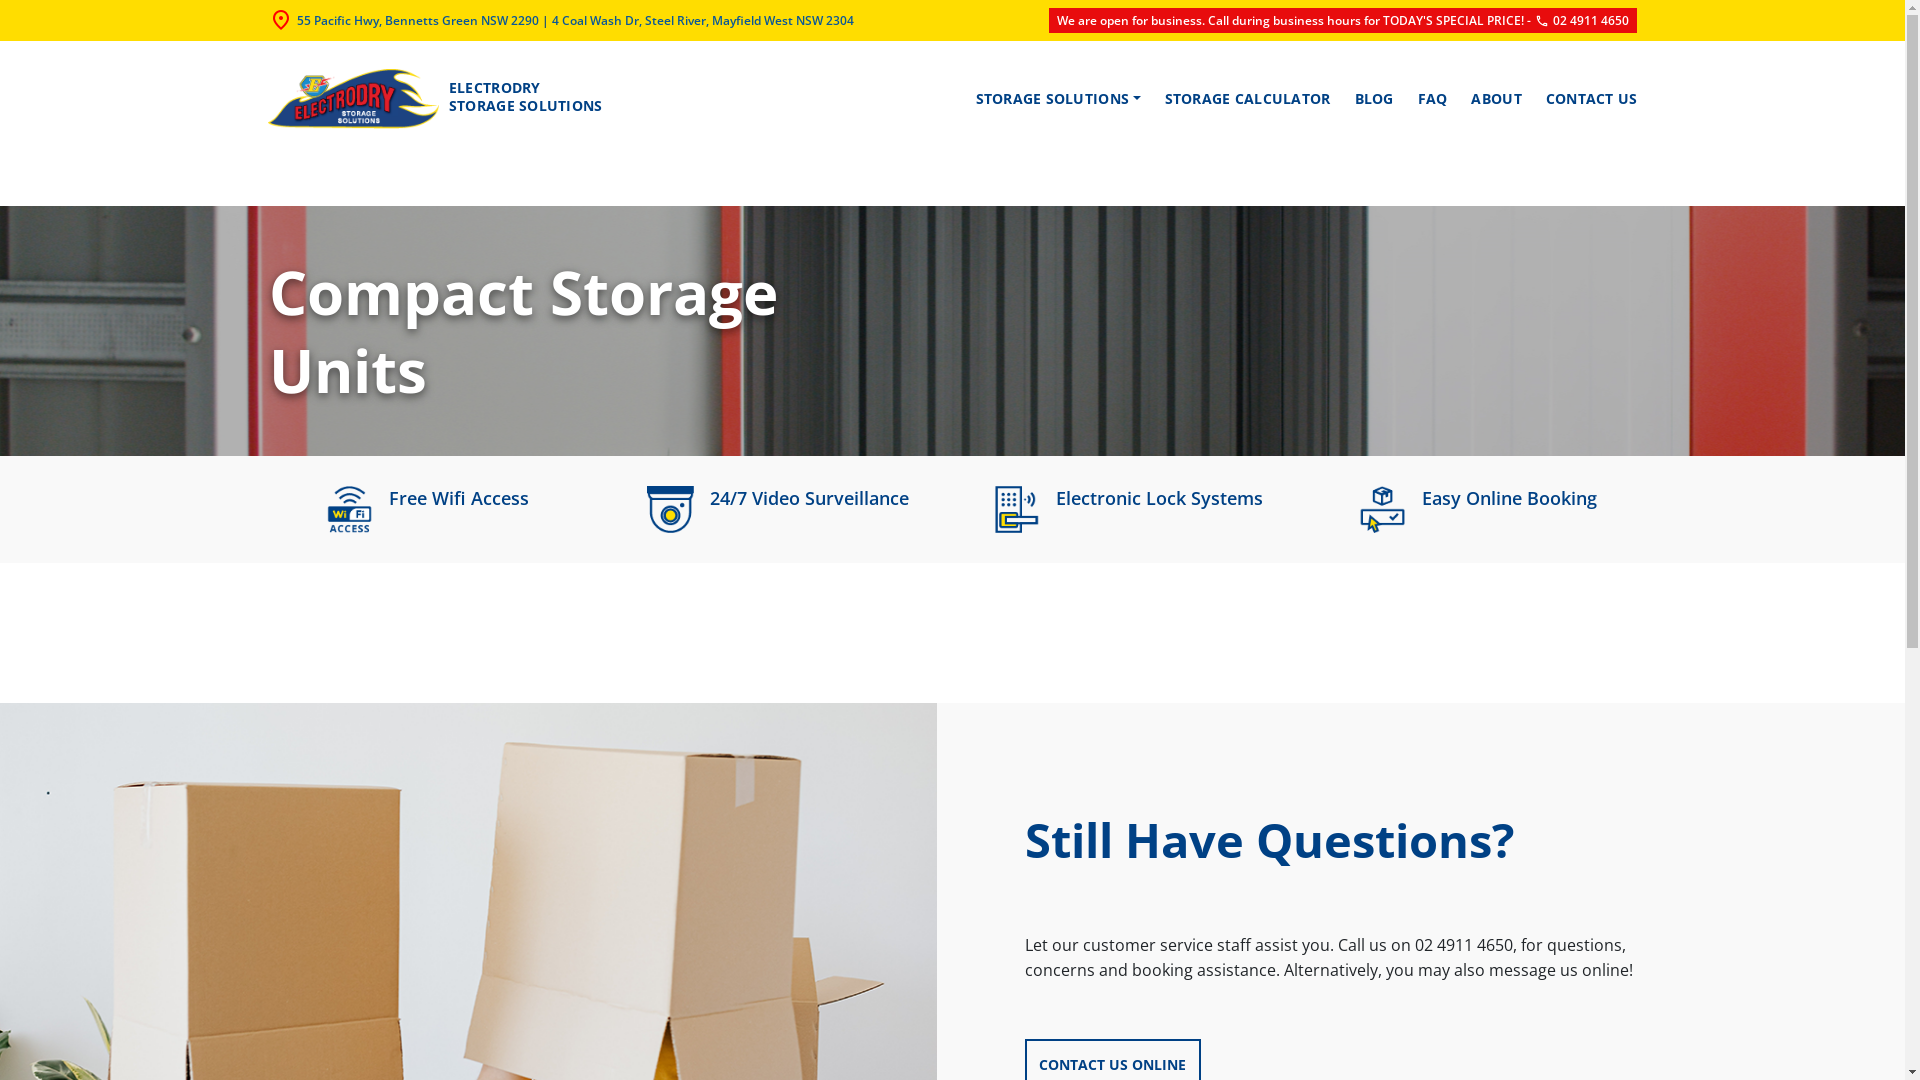 Image resolution: width=1920 pixels, height=1080 pixels. I want to click on 'STORAGE CALCULATOR', so click(1247, 99).